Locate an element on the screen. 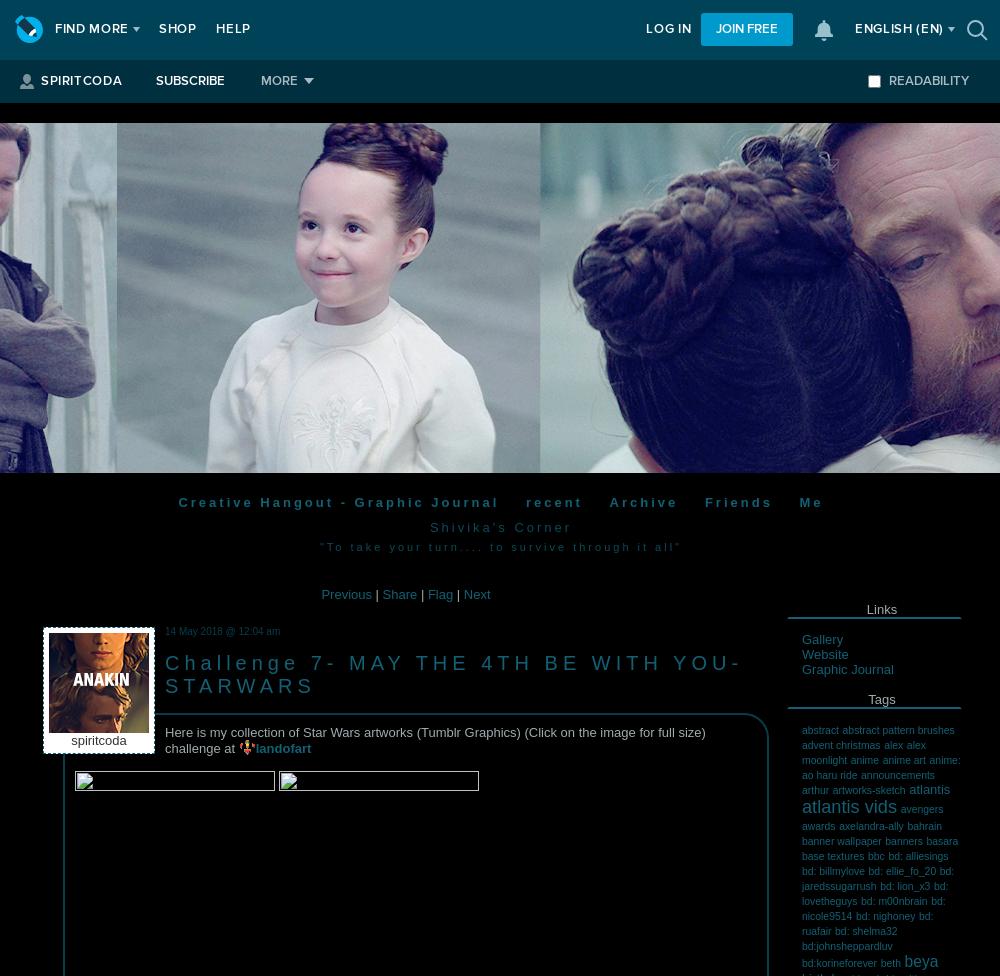  'bd: lovetheguys' is located at coordinates (875, 893).